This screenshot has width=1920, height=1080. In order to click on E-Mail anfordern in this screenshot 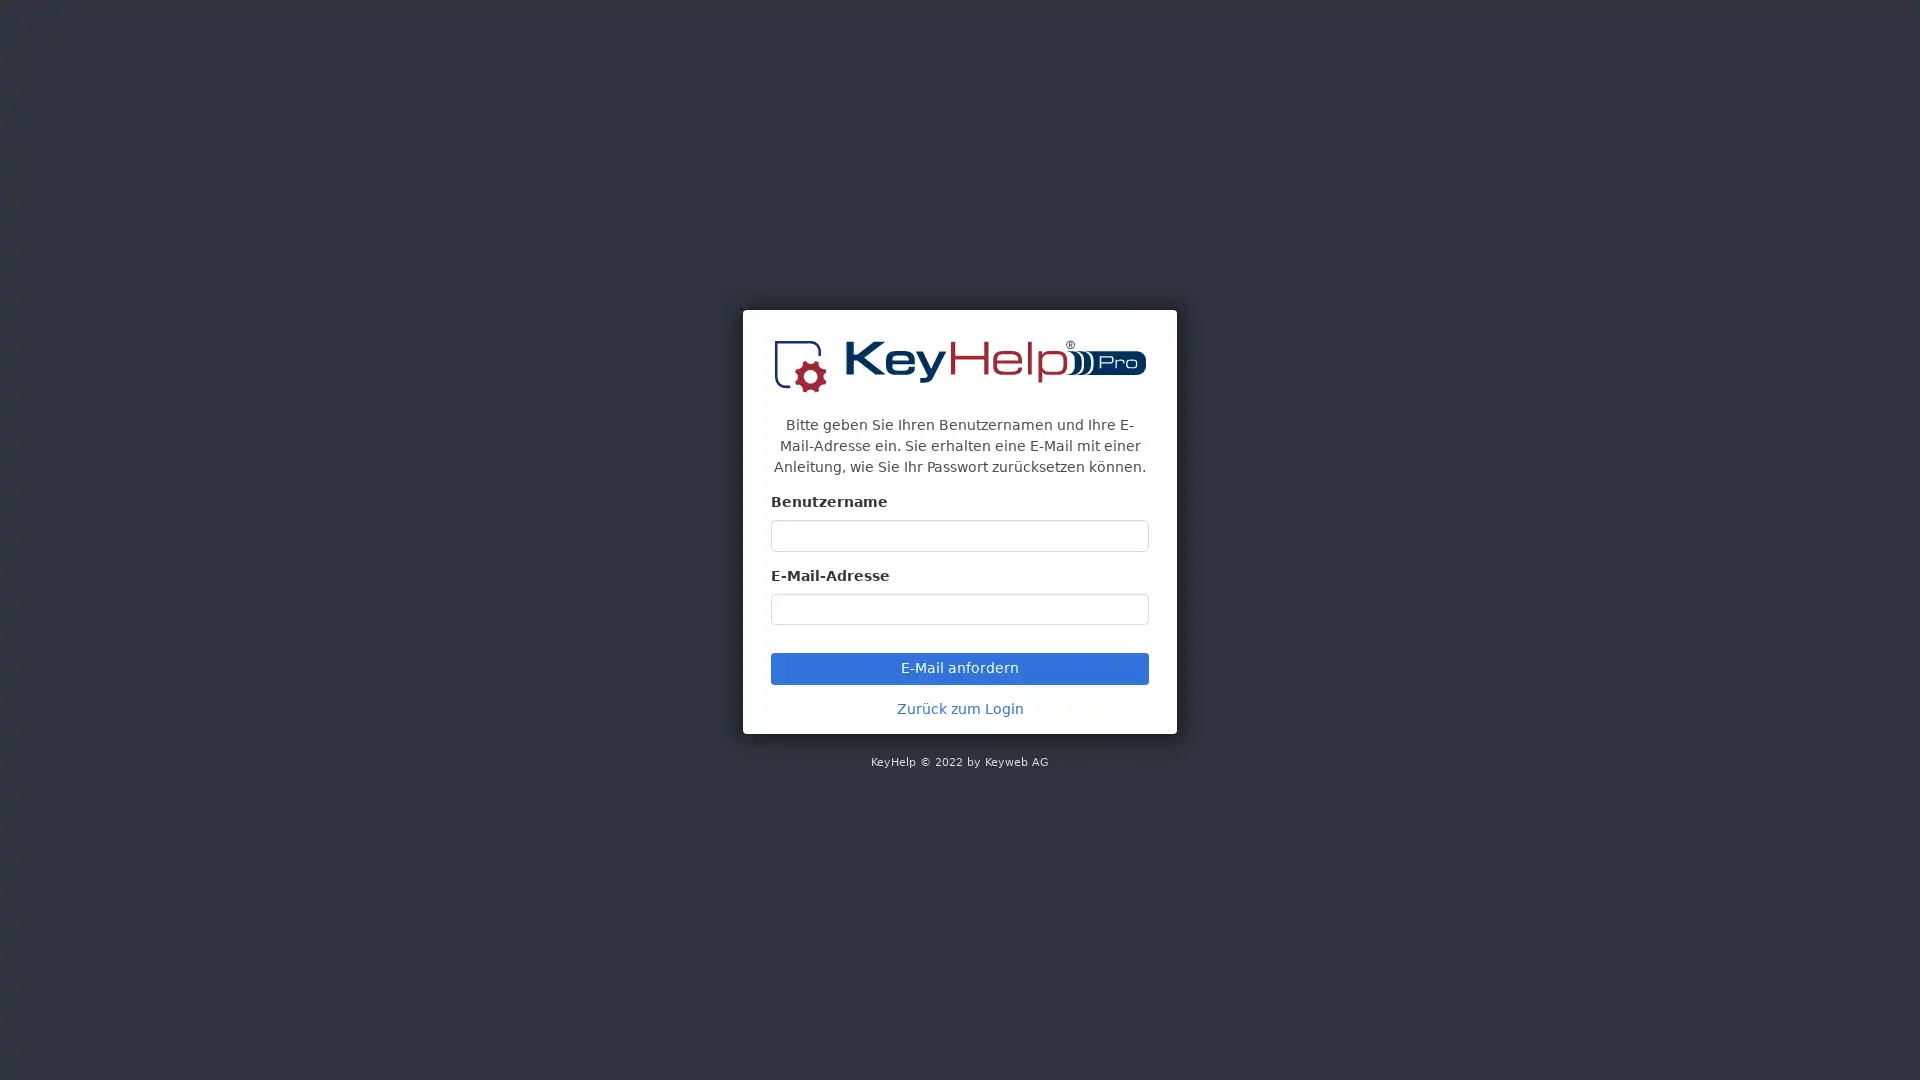, I will do `click(960, 668)`.